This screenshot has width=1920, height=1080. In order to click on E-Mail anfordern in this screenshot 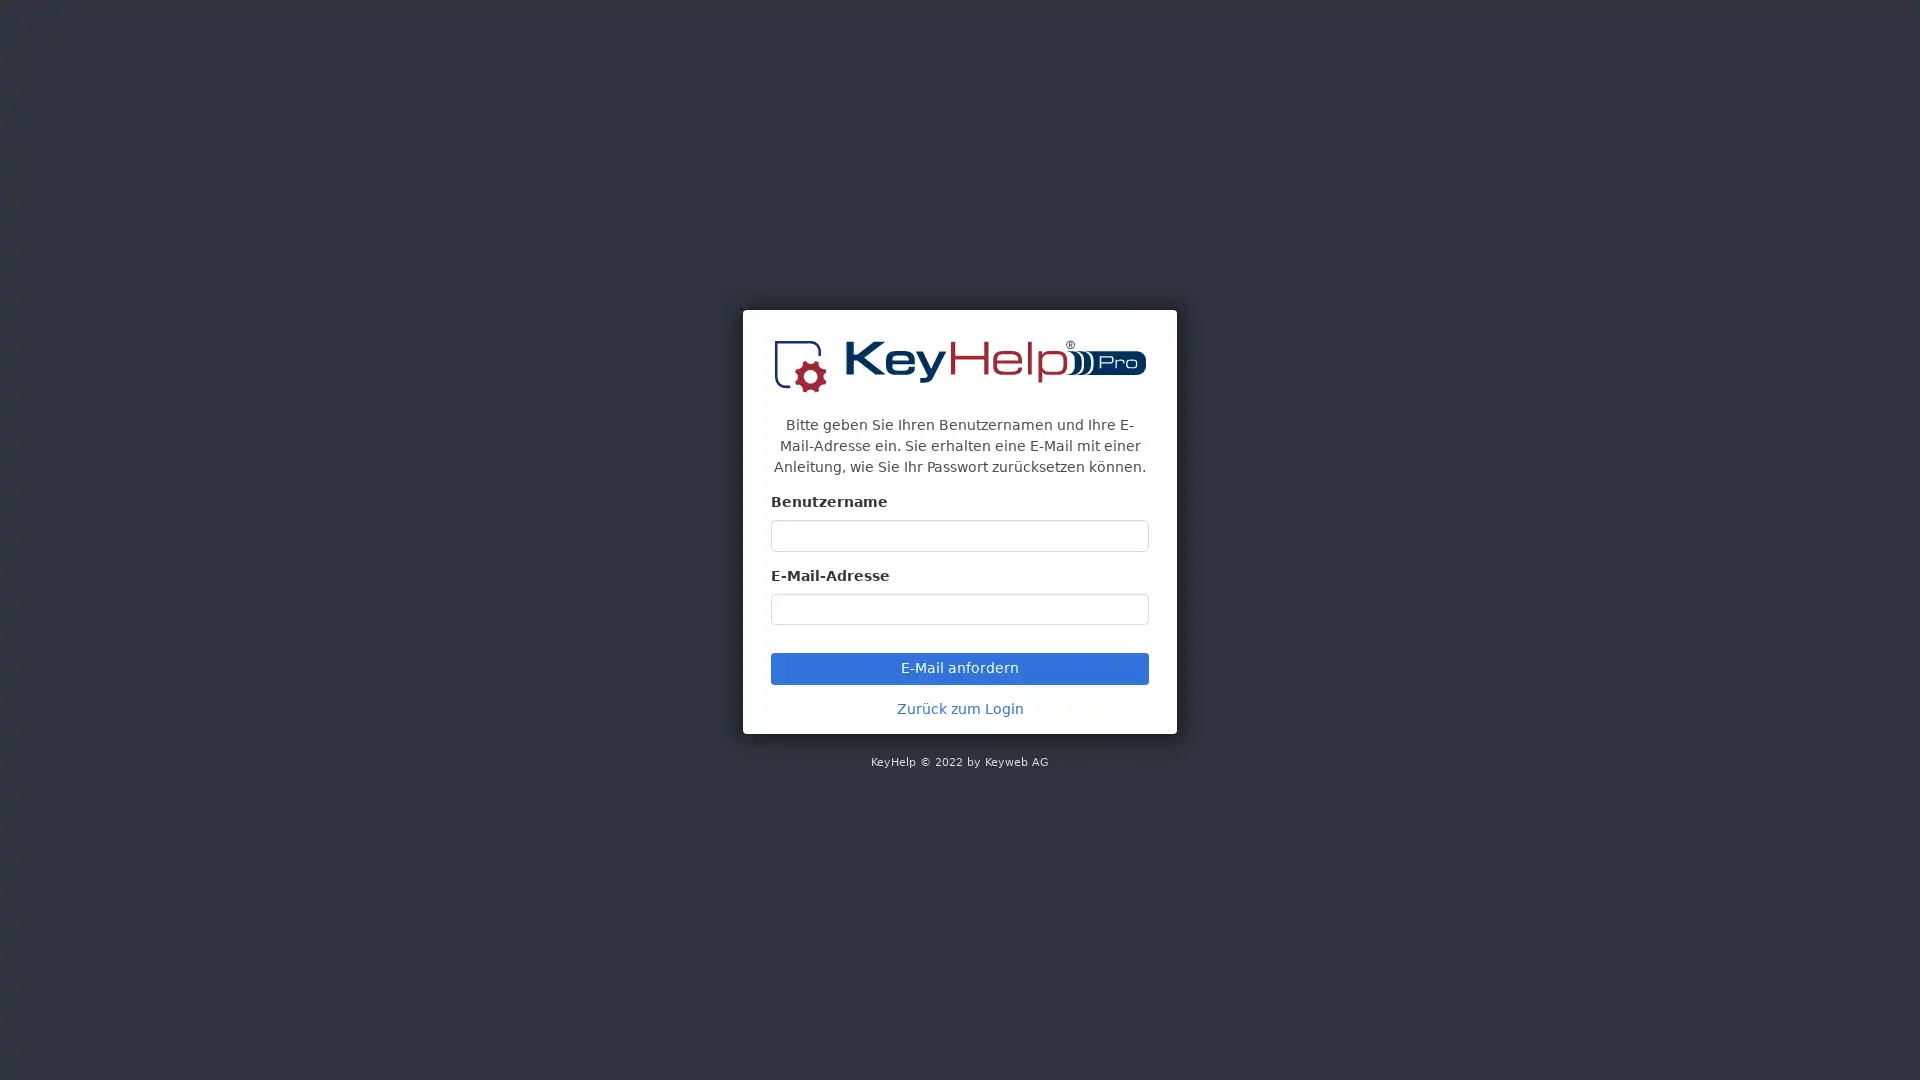, I will do `click(960, 668)`.